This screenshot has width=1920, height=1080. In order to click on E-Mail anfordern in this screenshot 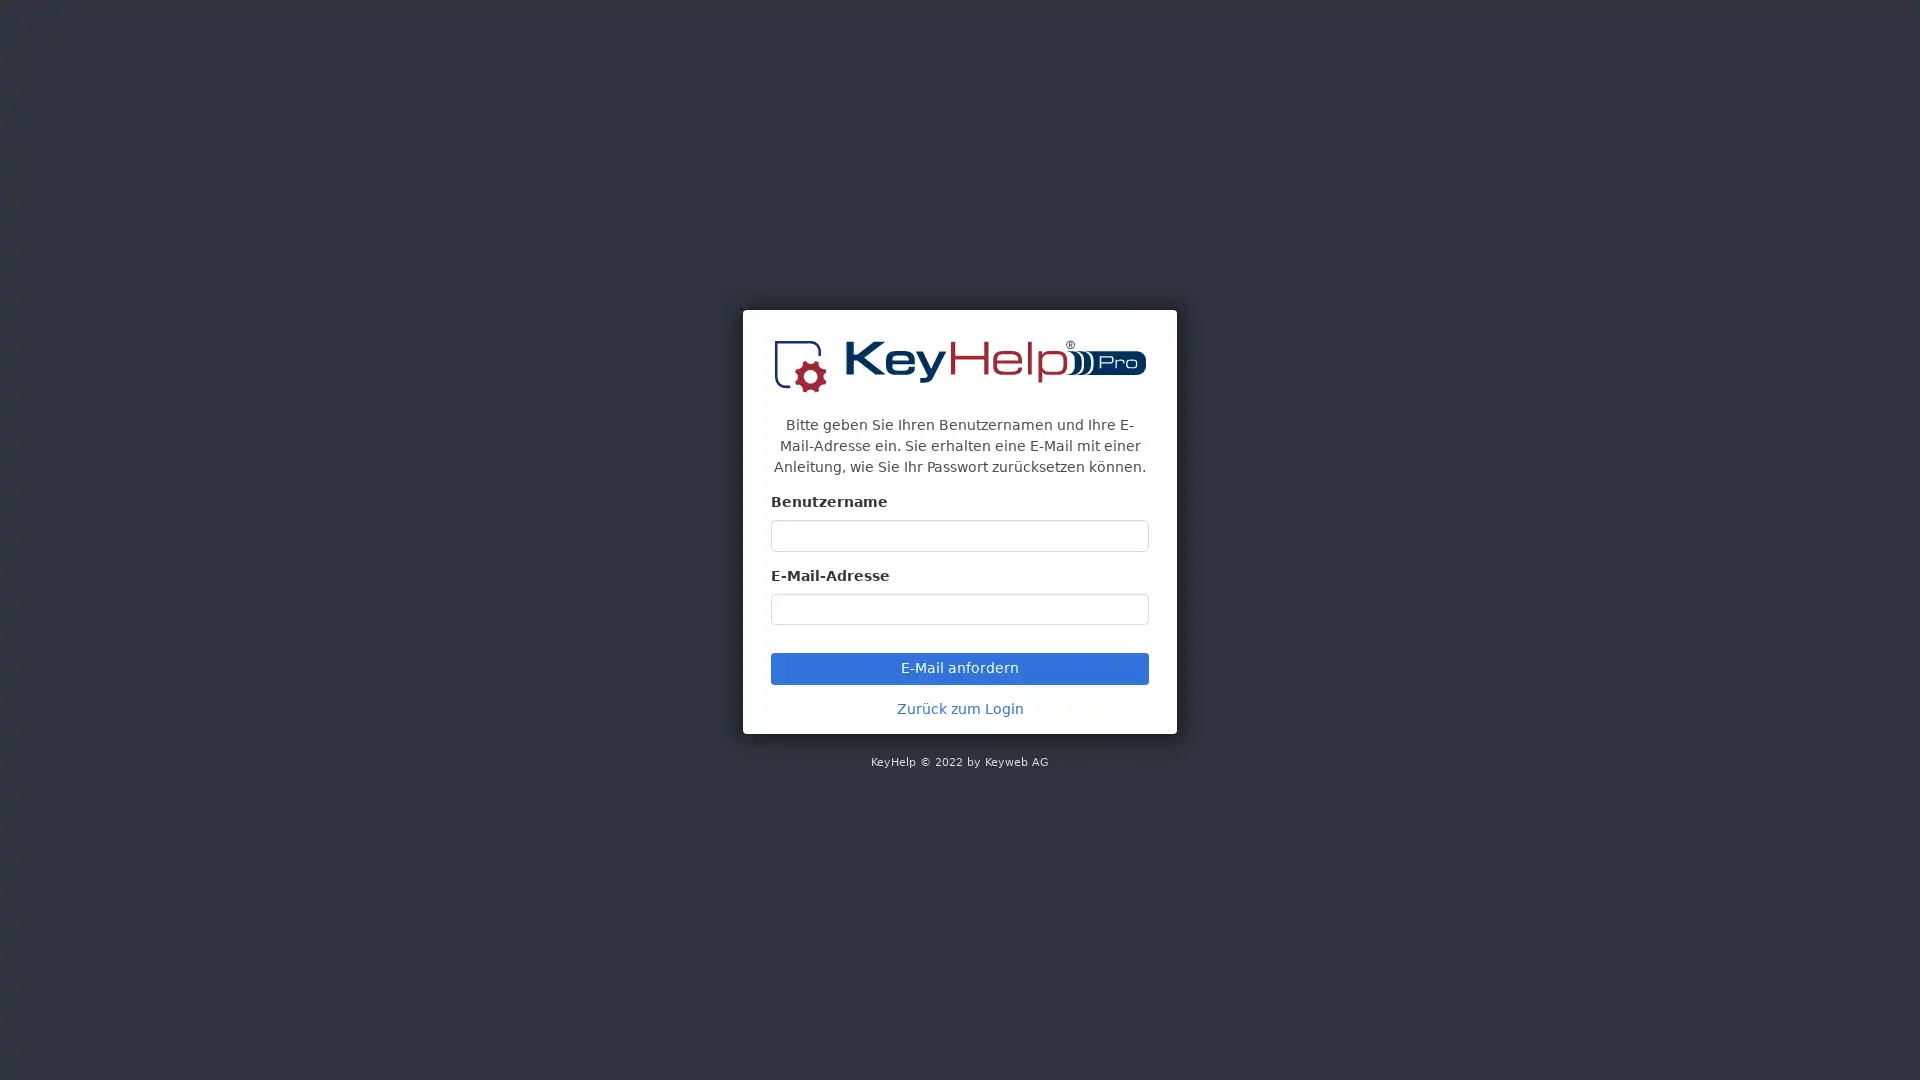, I will do `click(960, 668)`.